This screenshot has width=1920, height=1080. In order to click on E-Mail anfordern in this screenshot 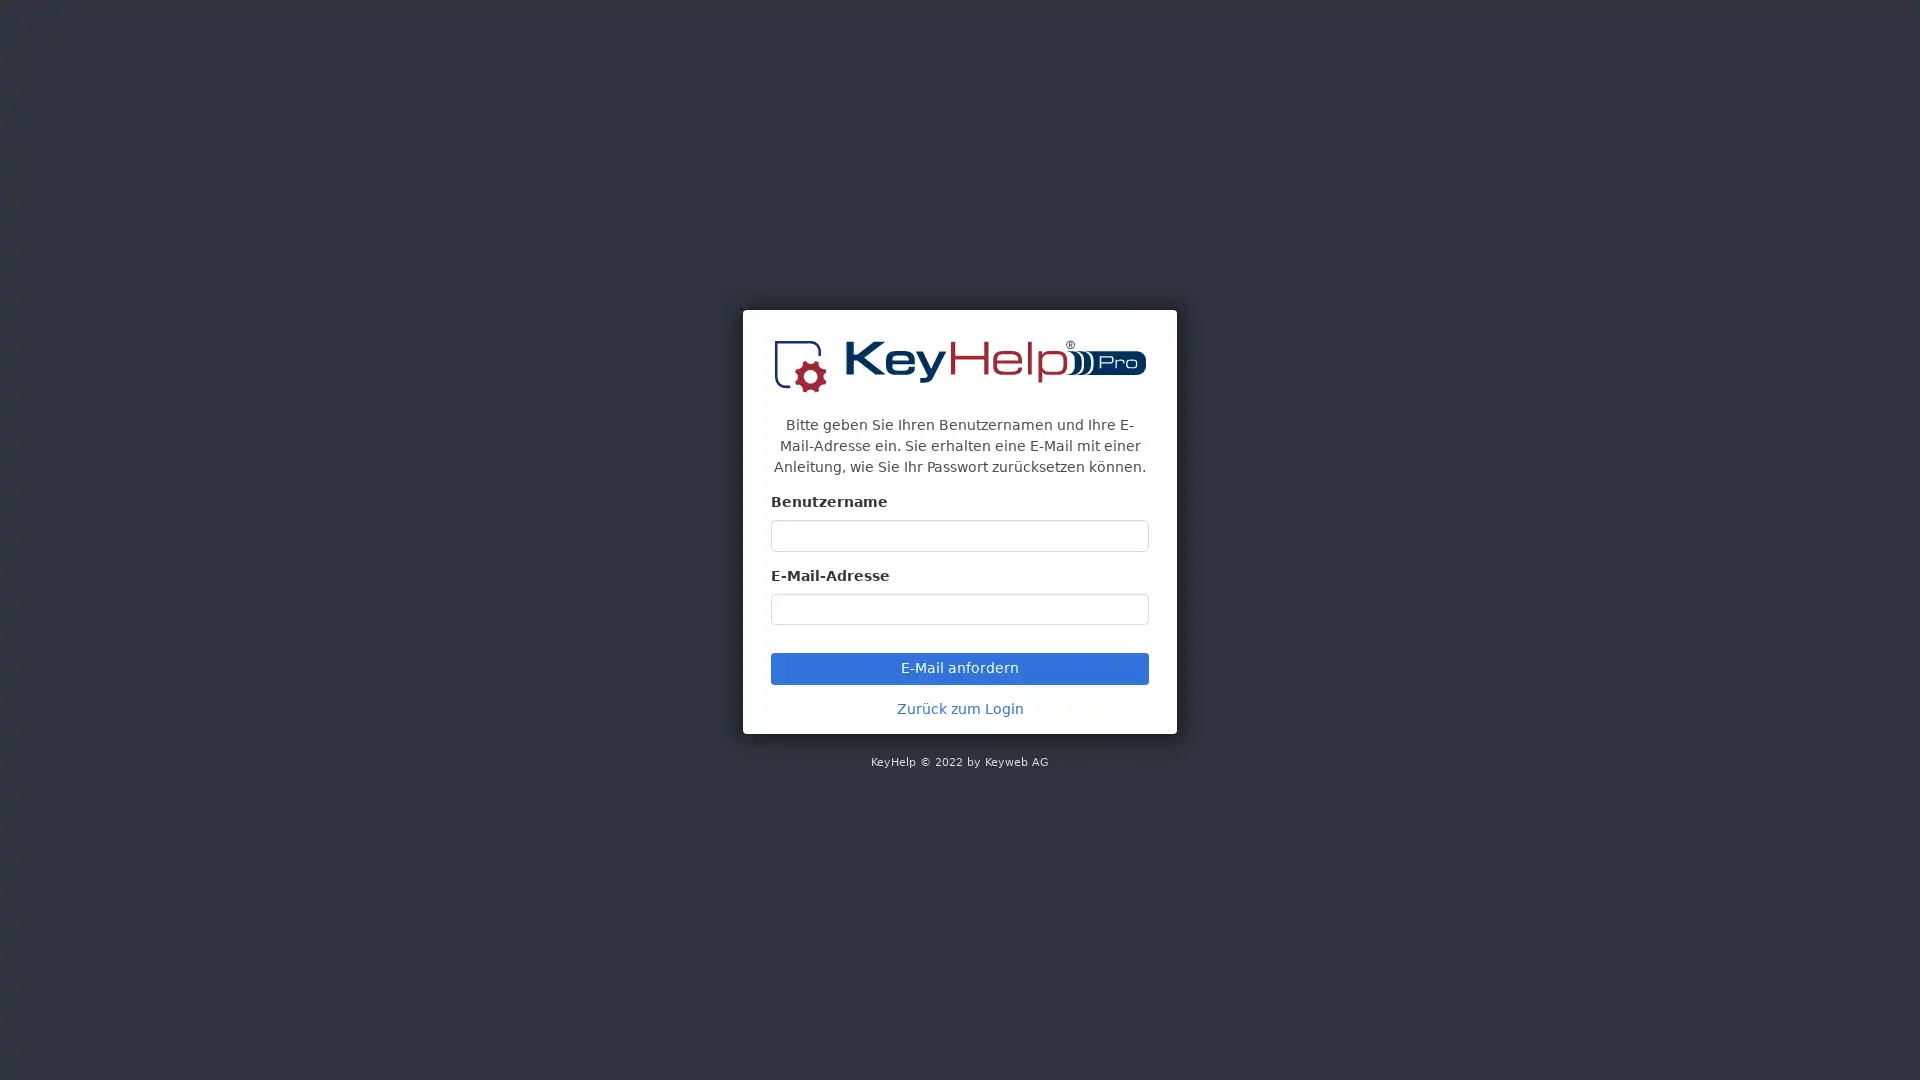, I will do `click(960, 668)`.